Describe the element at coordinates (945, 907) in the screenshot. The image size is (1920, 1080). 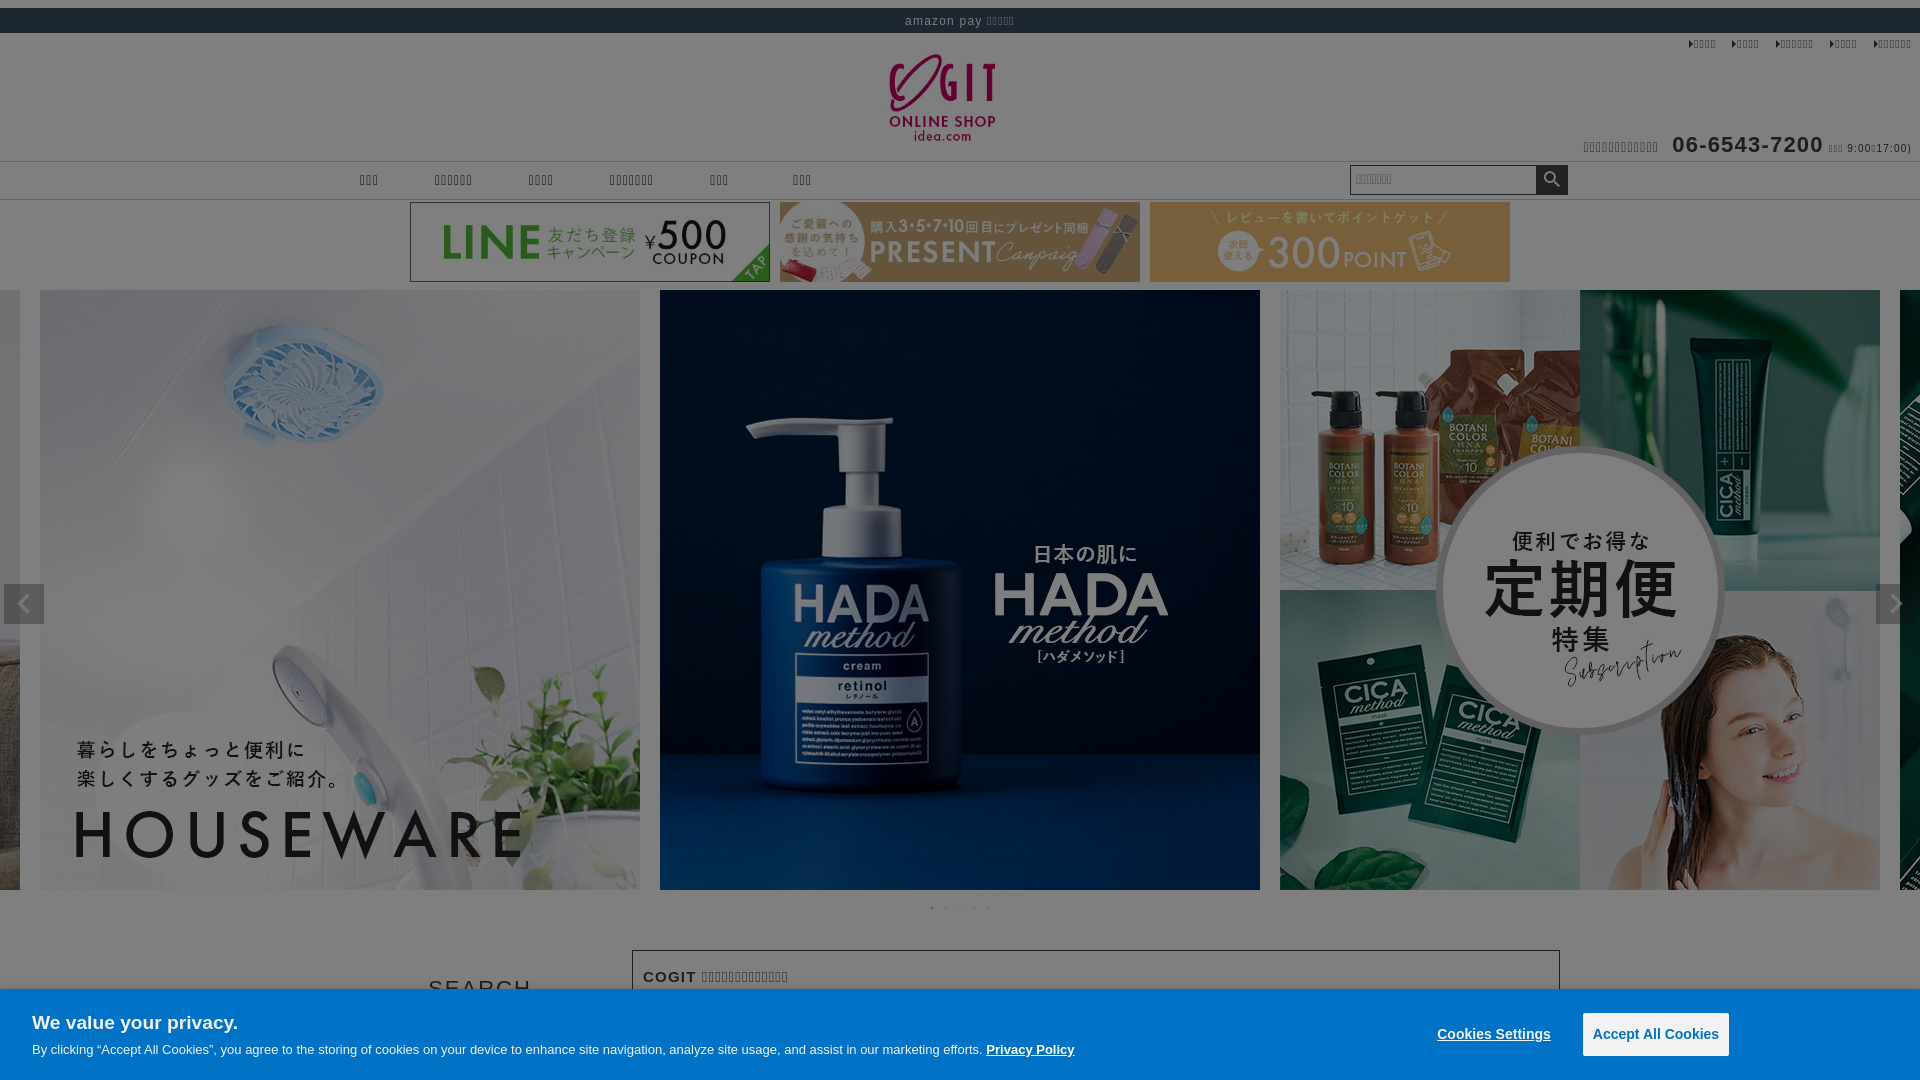
I see `'2'` at that location.